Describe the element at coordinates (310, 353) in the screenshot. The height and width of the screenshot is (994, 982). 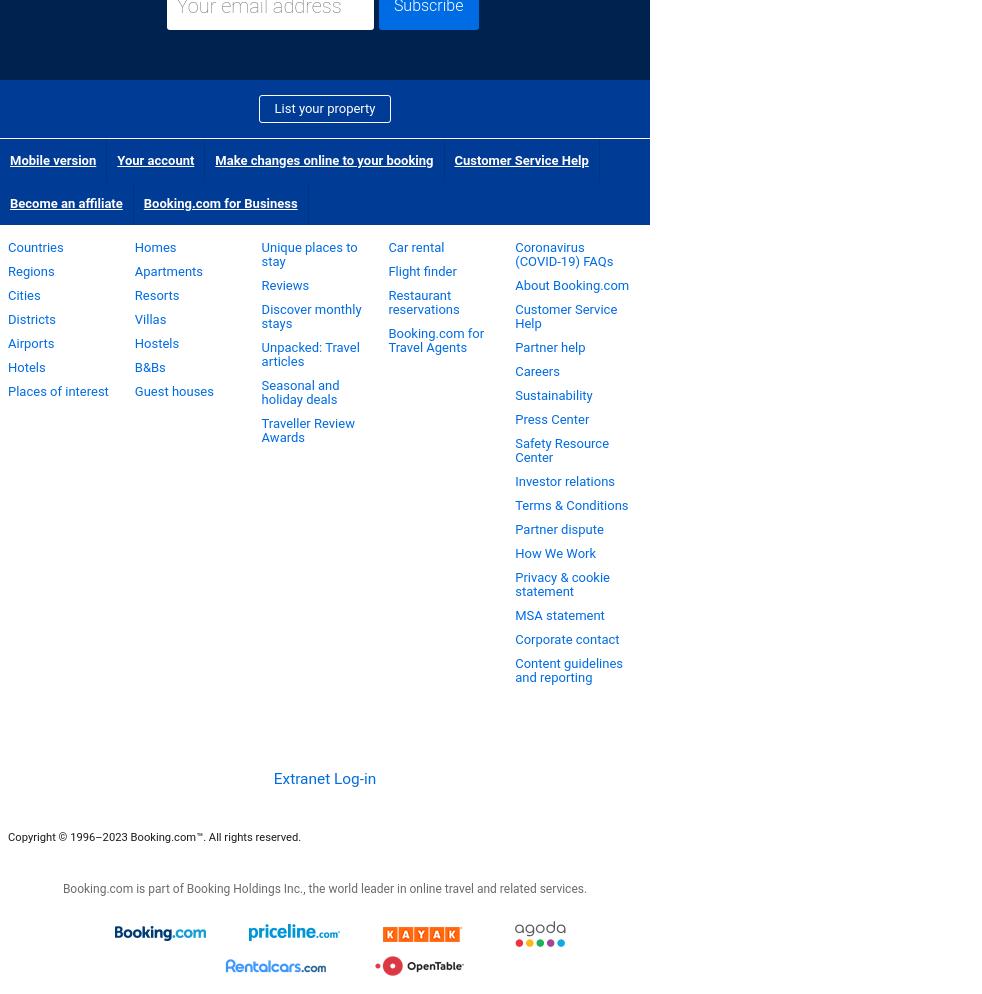
I see `'Unpacked: Travel articles'` at that location.